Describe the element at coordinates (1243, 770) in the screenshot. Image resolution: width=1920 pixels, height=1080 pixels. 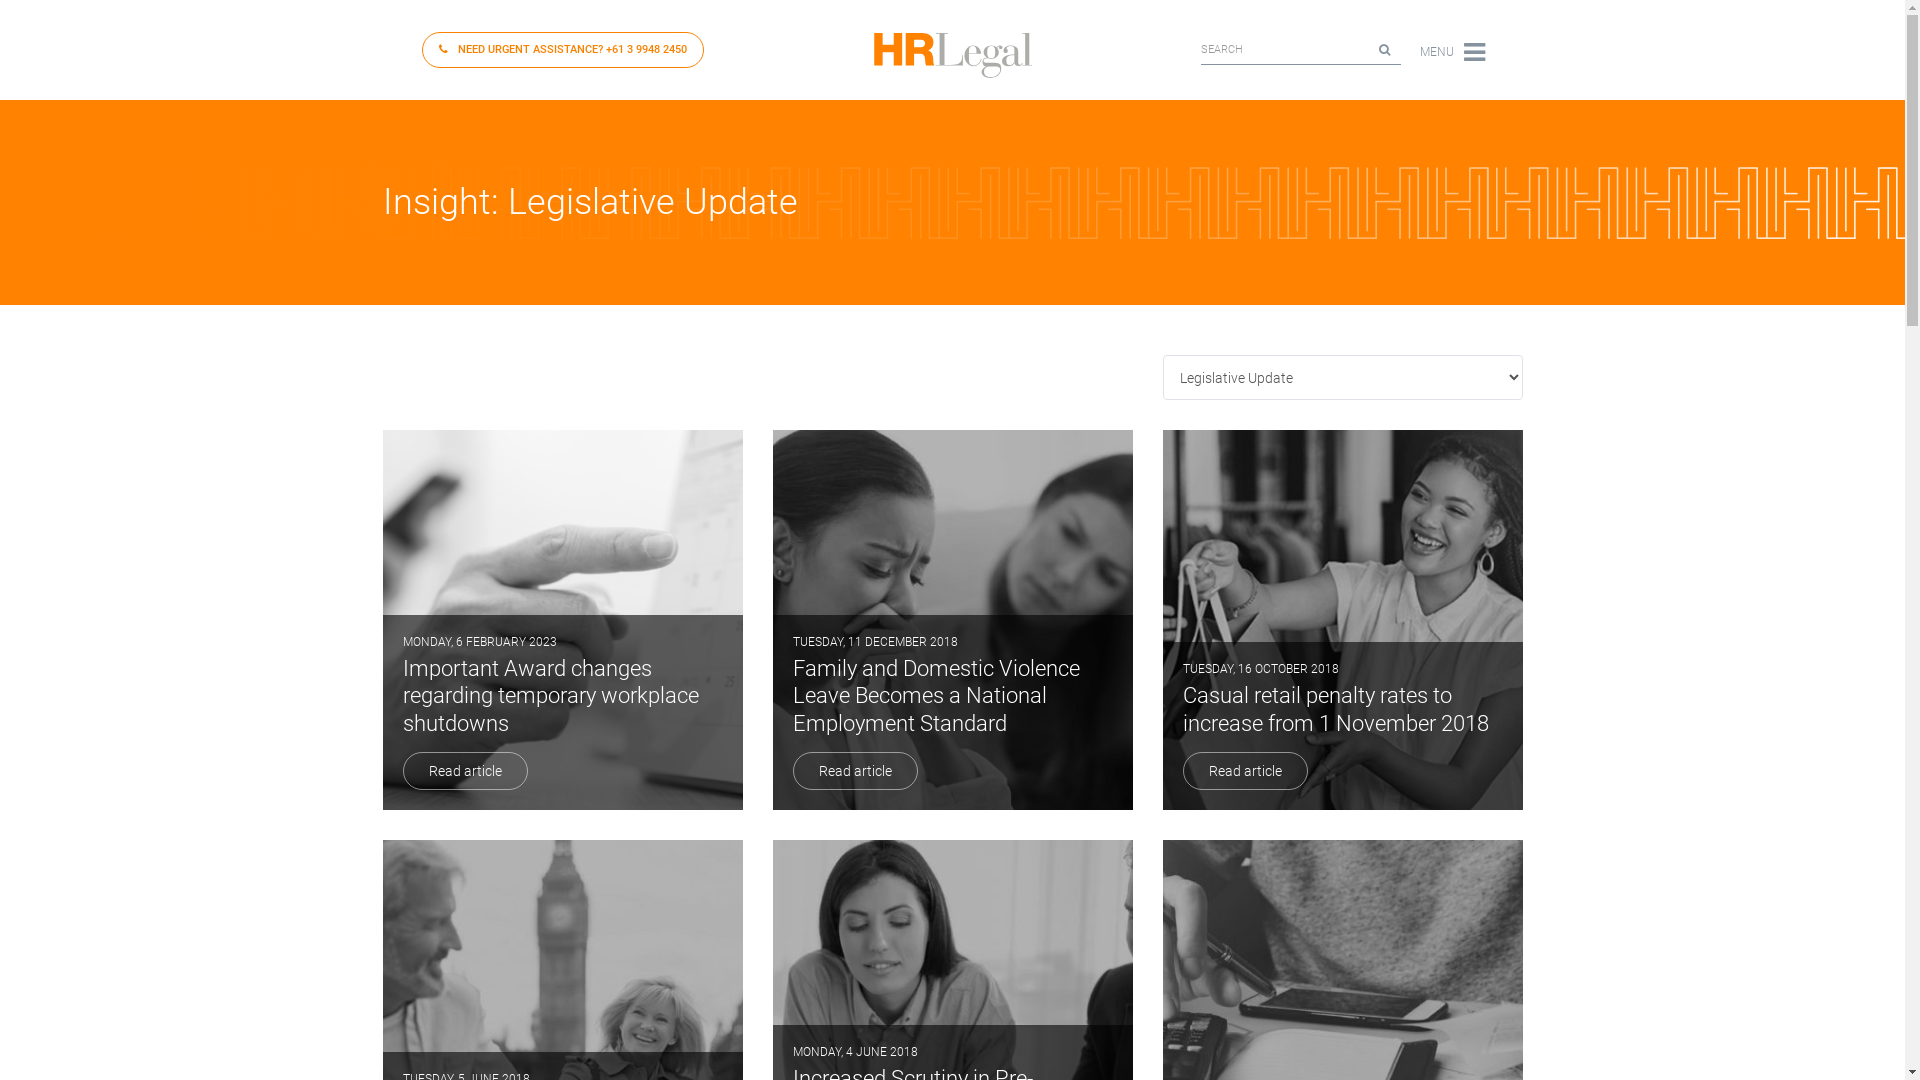
I see `'Read article'` at that location.